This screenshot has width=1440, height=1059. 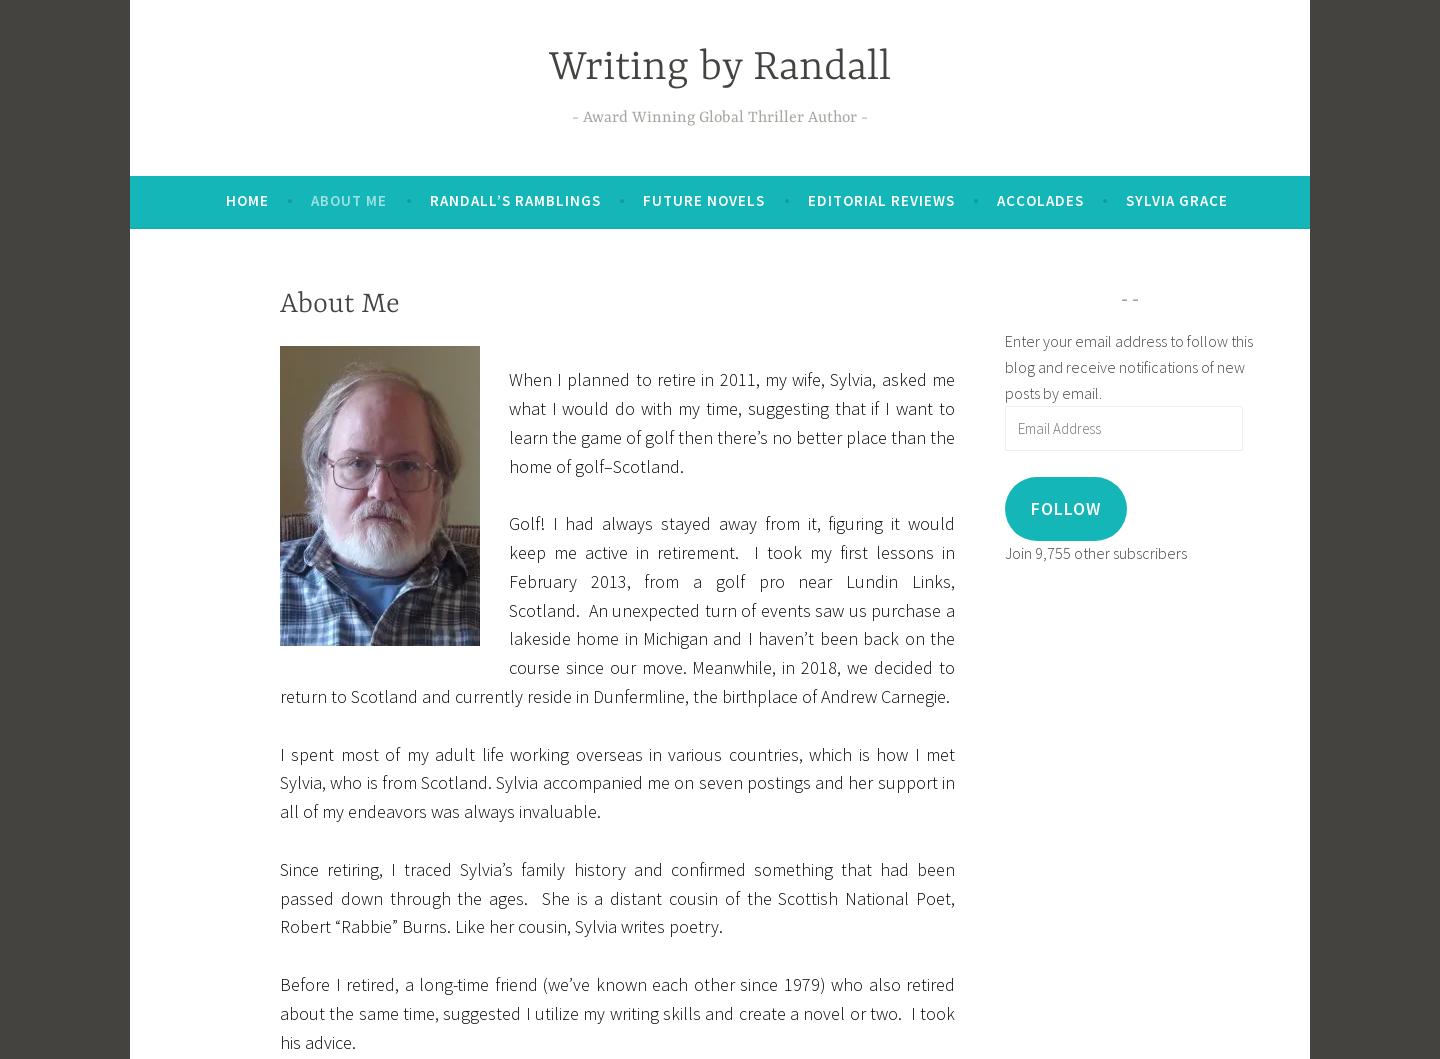 I want to click on 'Since retiring, I traced Sylvia’s family history and confirmed something that had been passed down through the ages.  She is a distant cousin of the Scottish National Poet, Robert “Rabbie” Burns. Like her cousin, Sylvia writes poetry.', so click(x=616, y=897).